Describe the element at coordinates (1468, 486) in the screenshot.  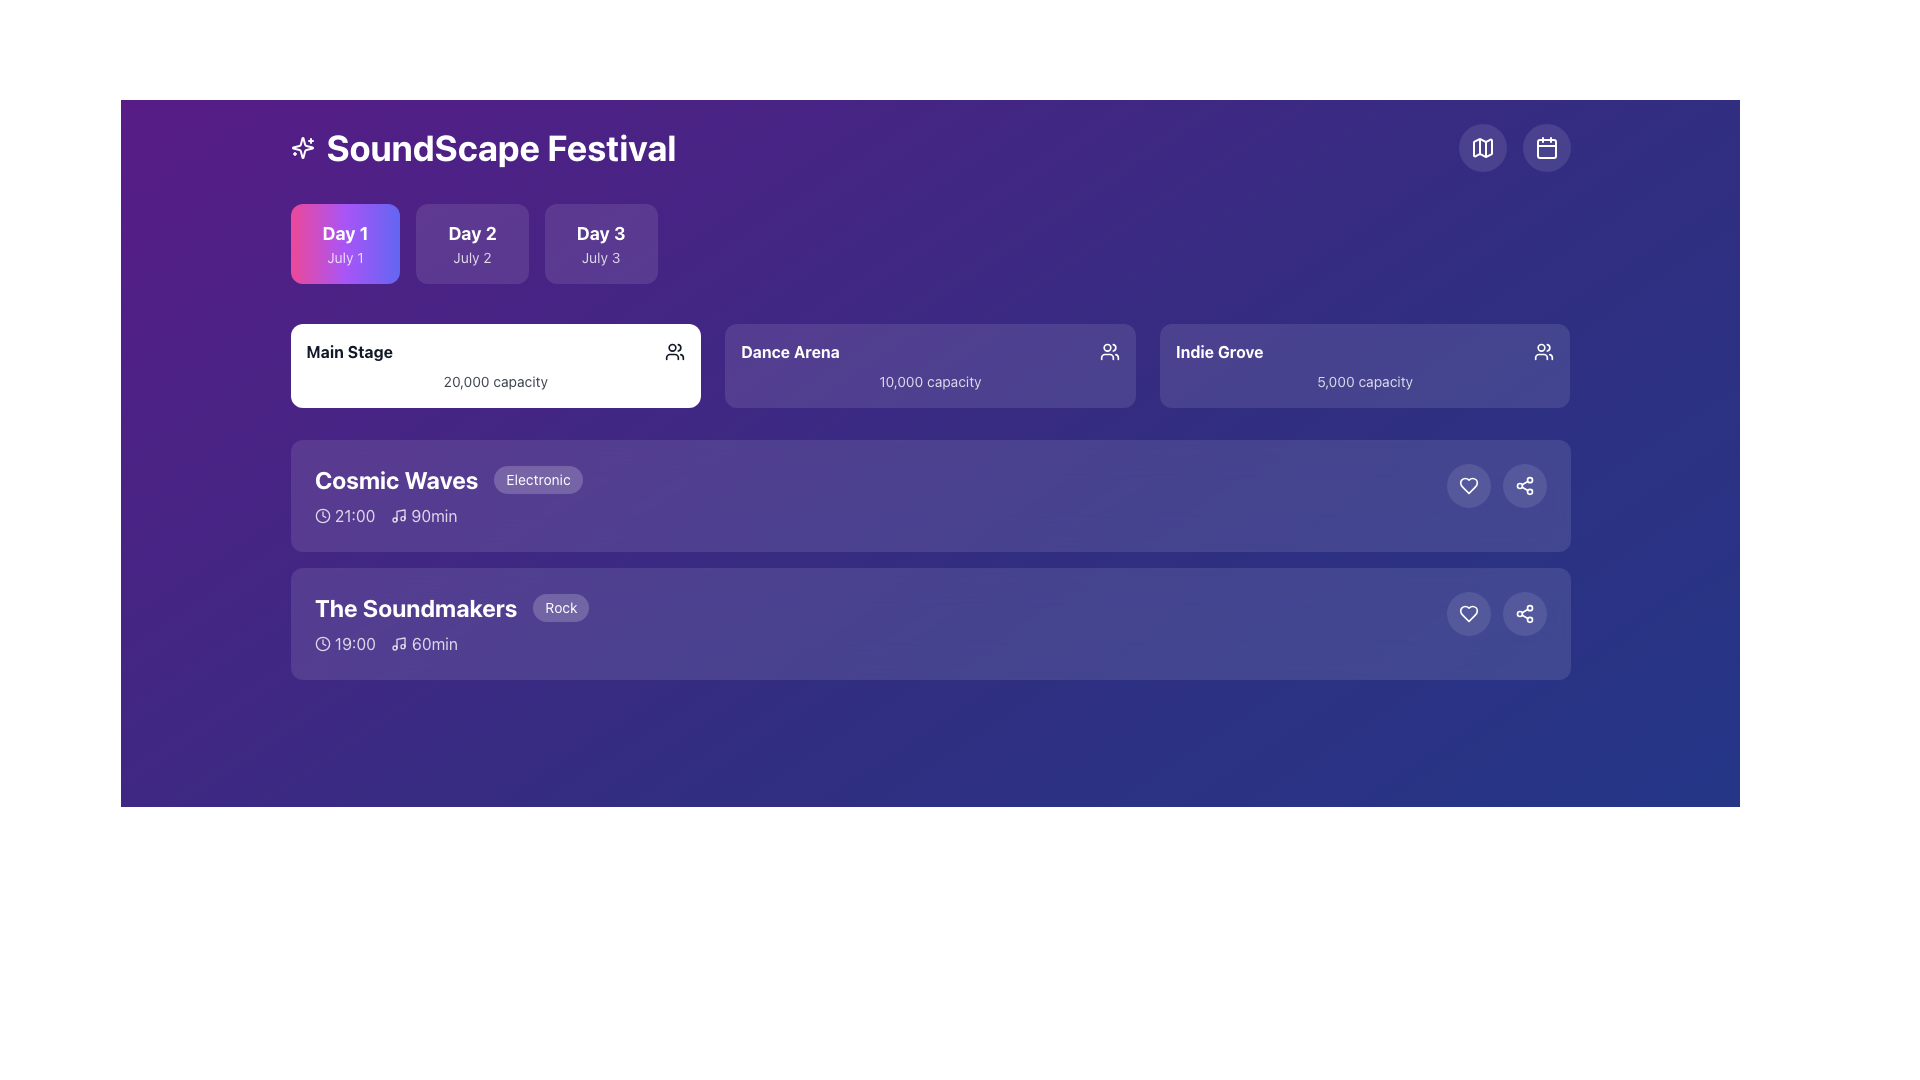
I see `the heart icon located at the bottom right corner of the 'The Soundmakers' section` at that location.